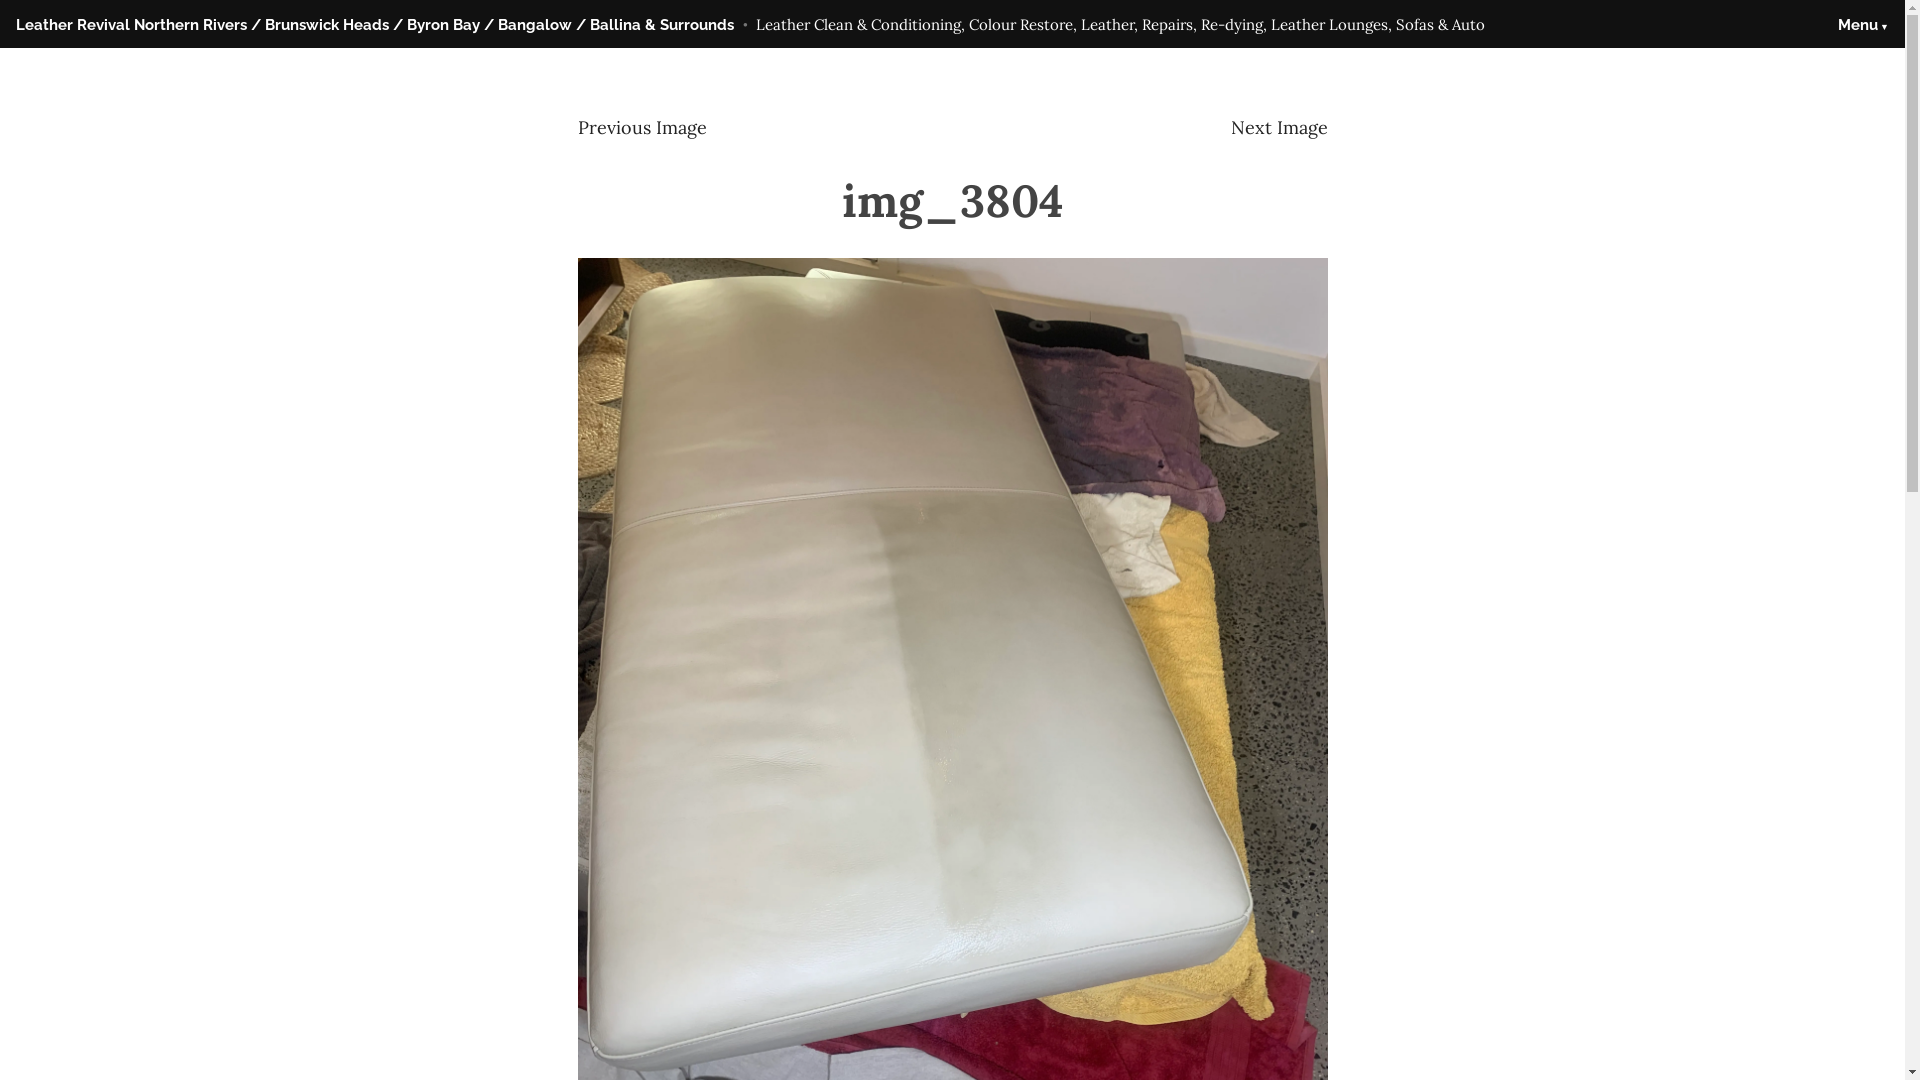  Describe the element at coordinates (1862, 25) in the screenshot. I see `'Menu'` at that location.